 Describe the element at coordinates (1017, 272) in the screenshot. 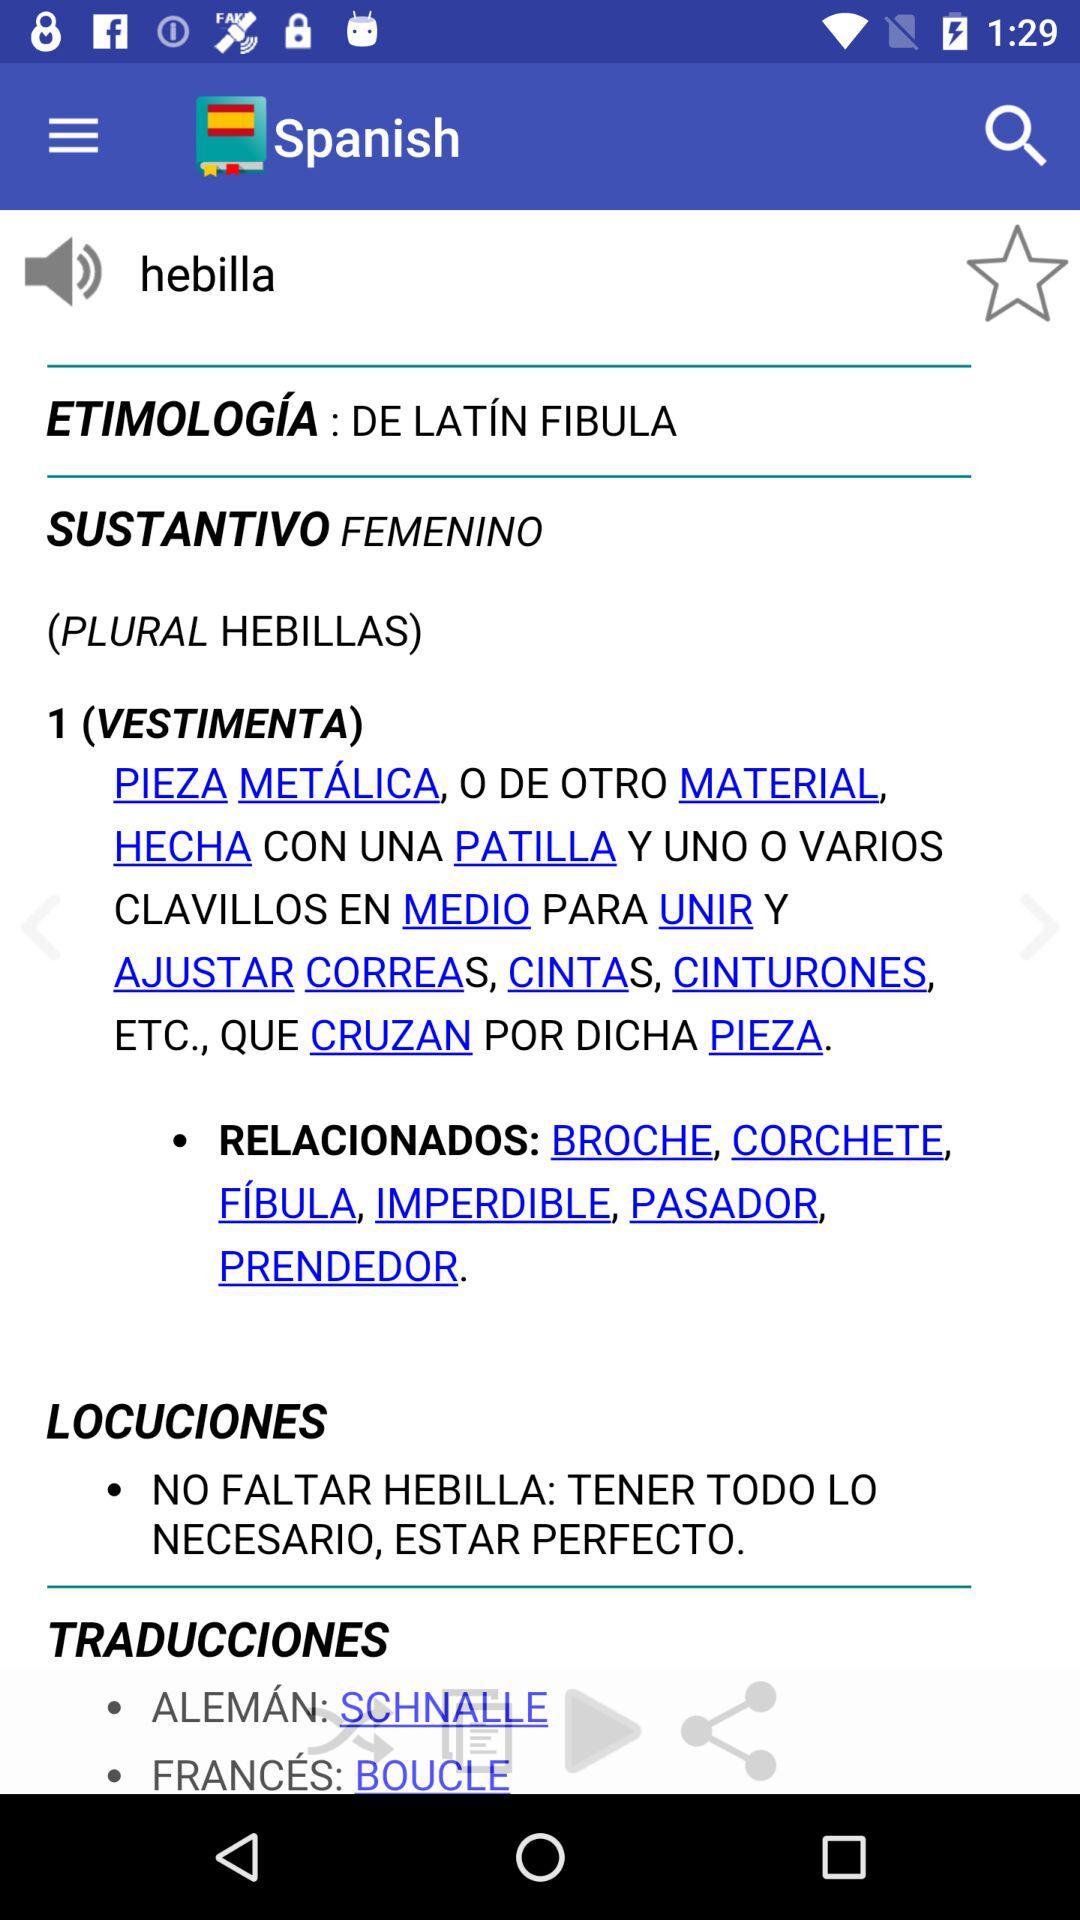

I see `the star icon` at that location.